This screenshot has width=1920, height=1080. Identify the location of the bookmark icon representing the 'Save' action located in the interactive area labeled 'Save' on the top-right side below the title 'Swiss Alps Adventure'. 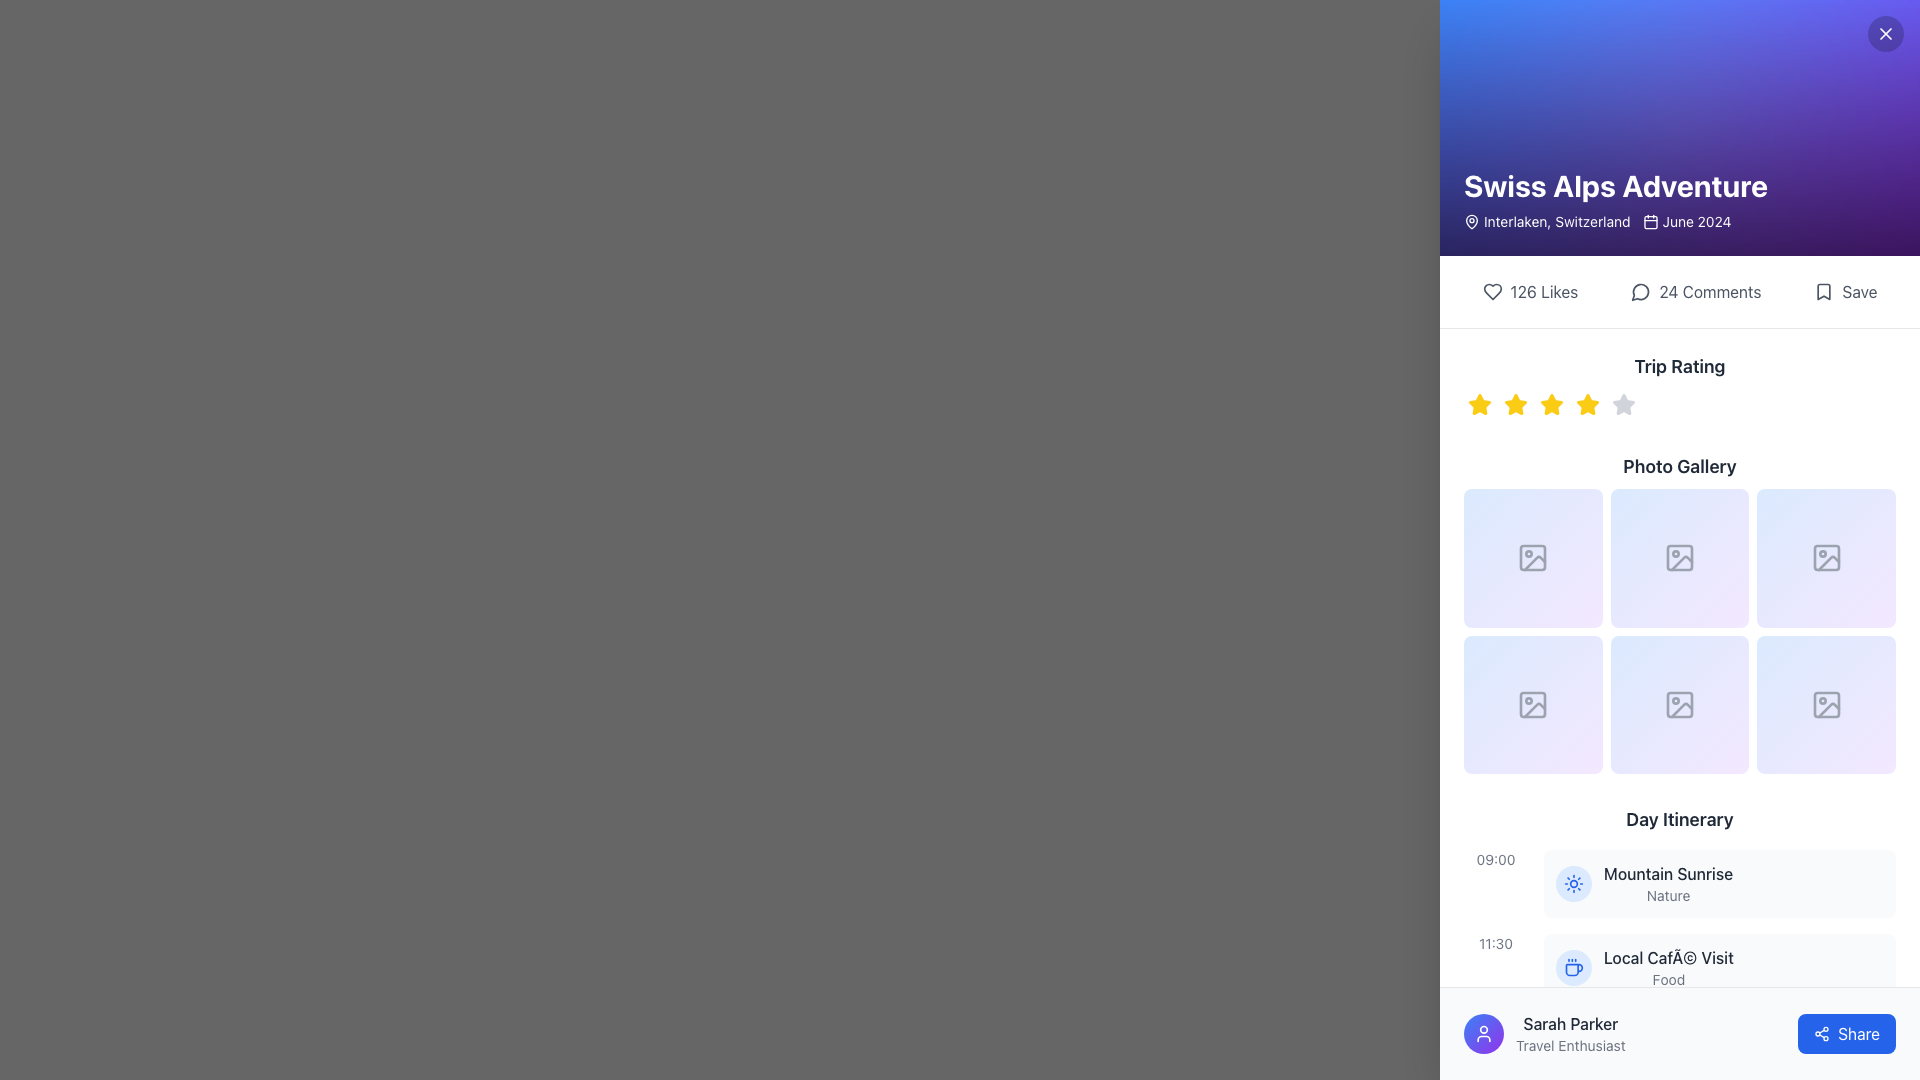
(1824, 292).